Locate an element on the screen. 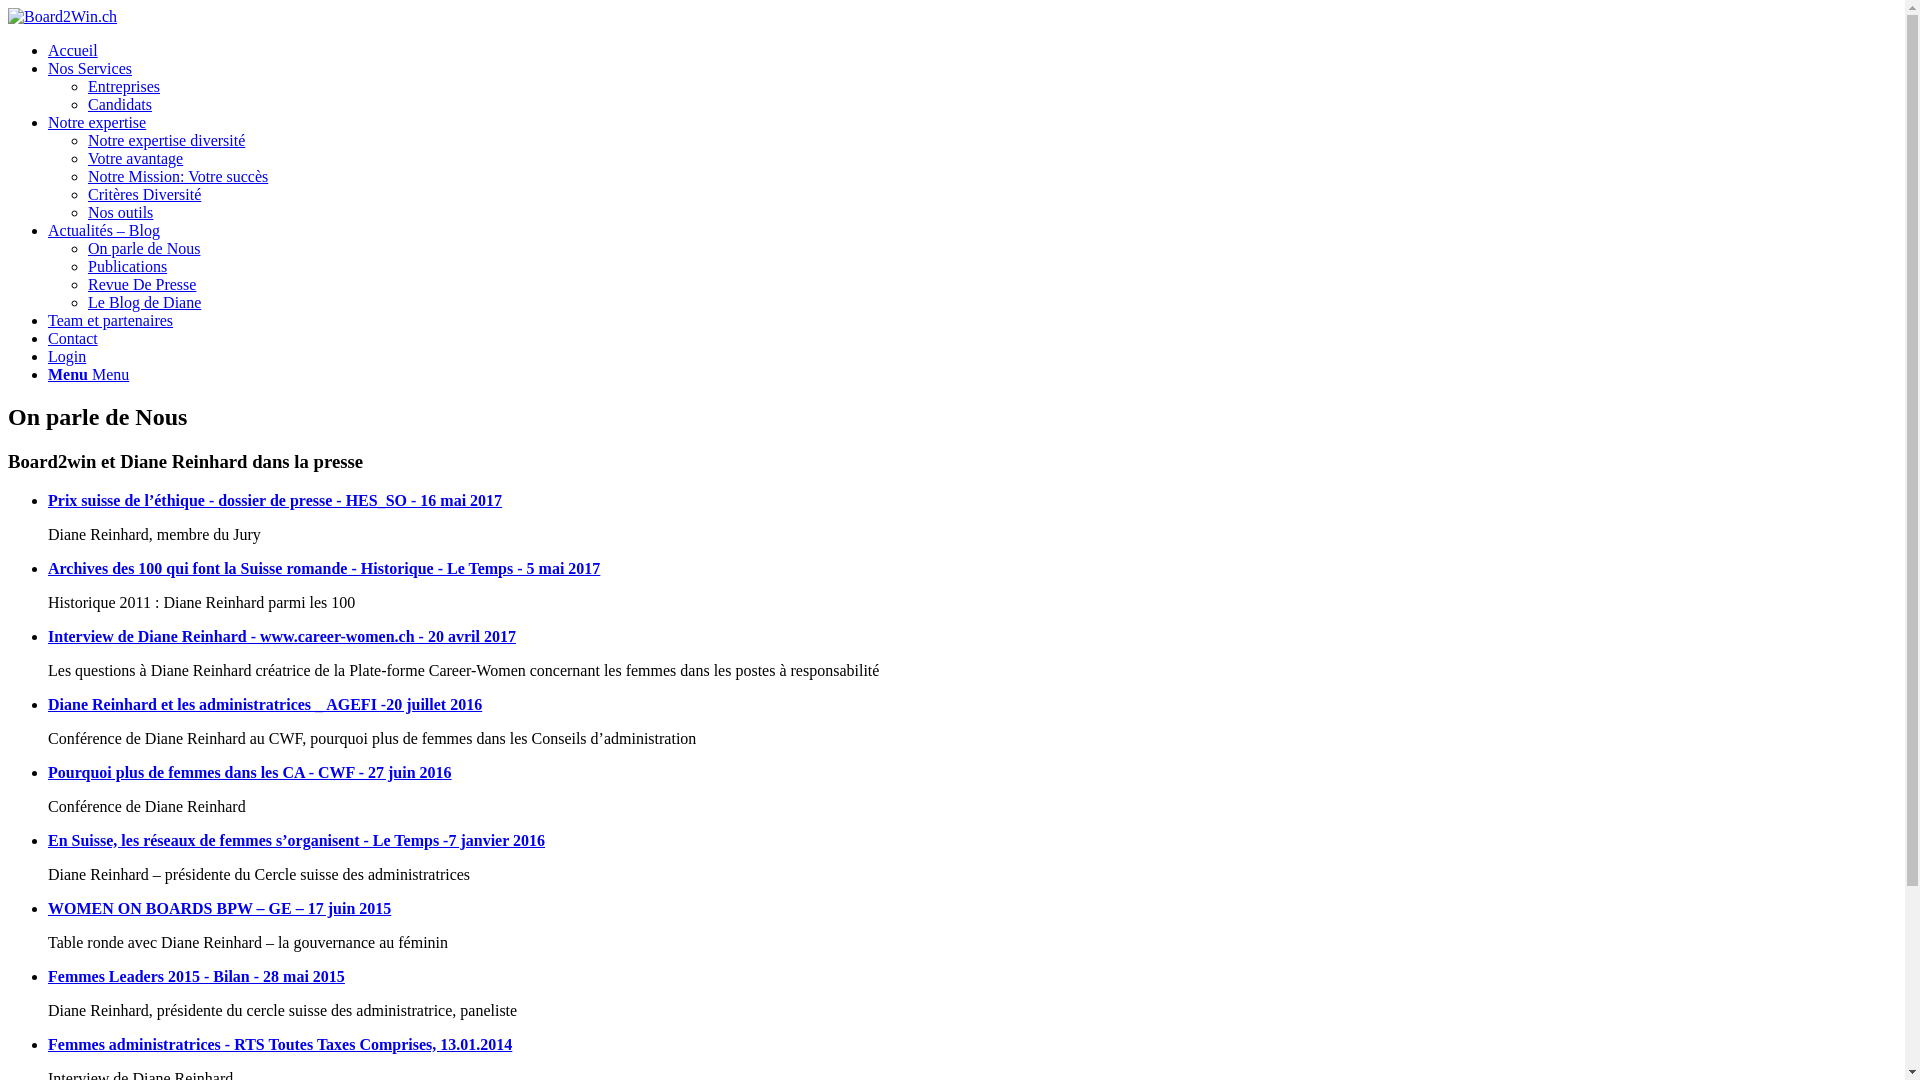  'Notre expertise' is located at coordinates (95, 122).